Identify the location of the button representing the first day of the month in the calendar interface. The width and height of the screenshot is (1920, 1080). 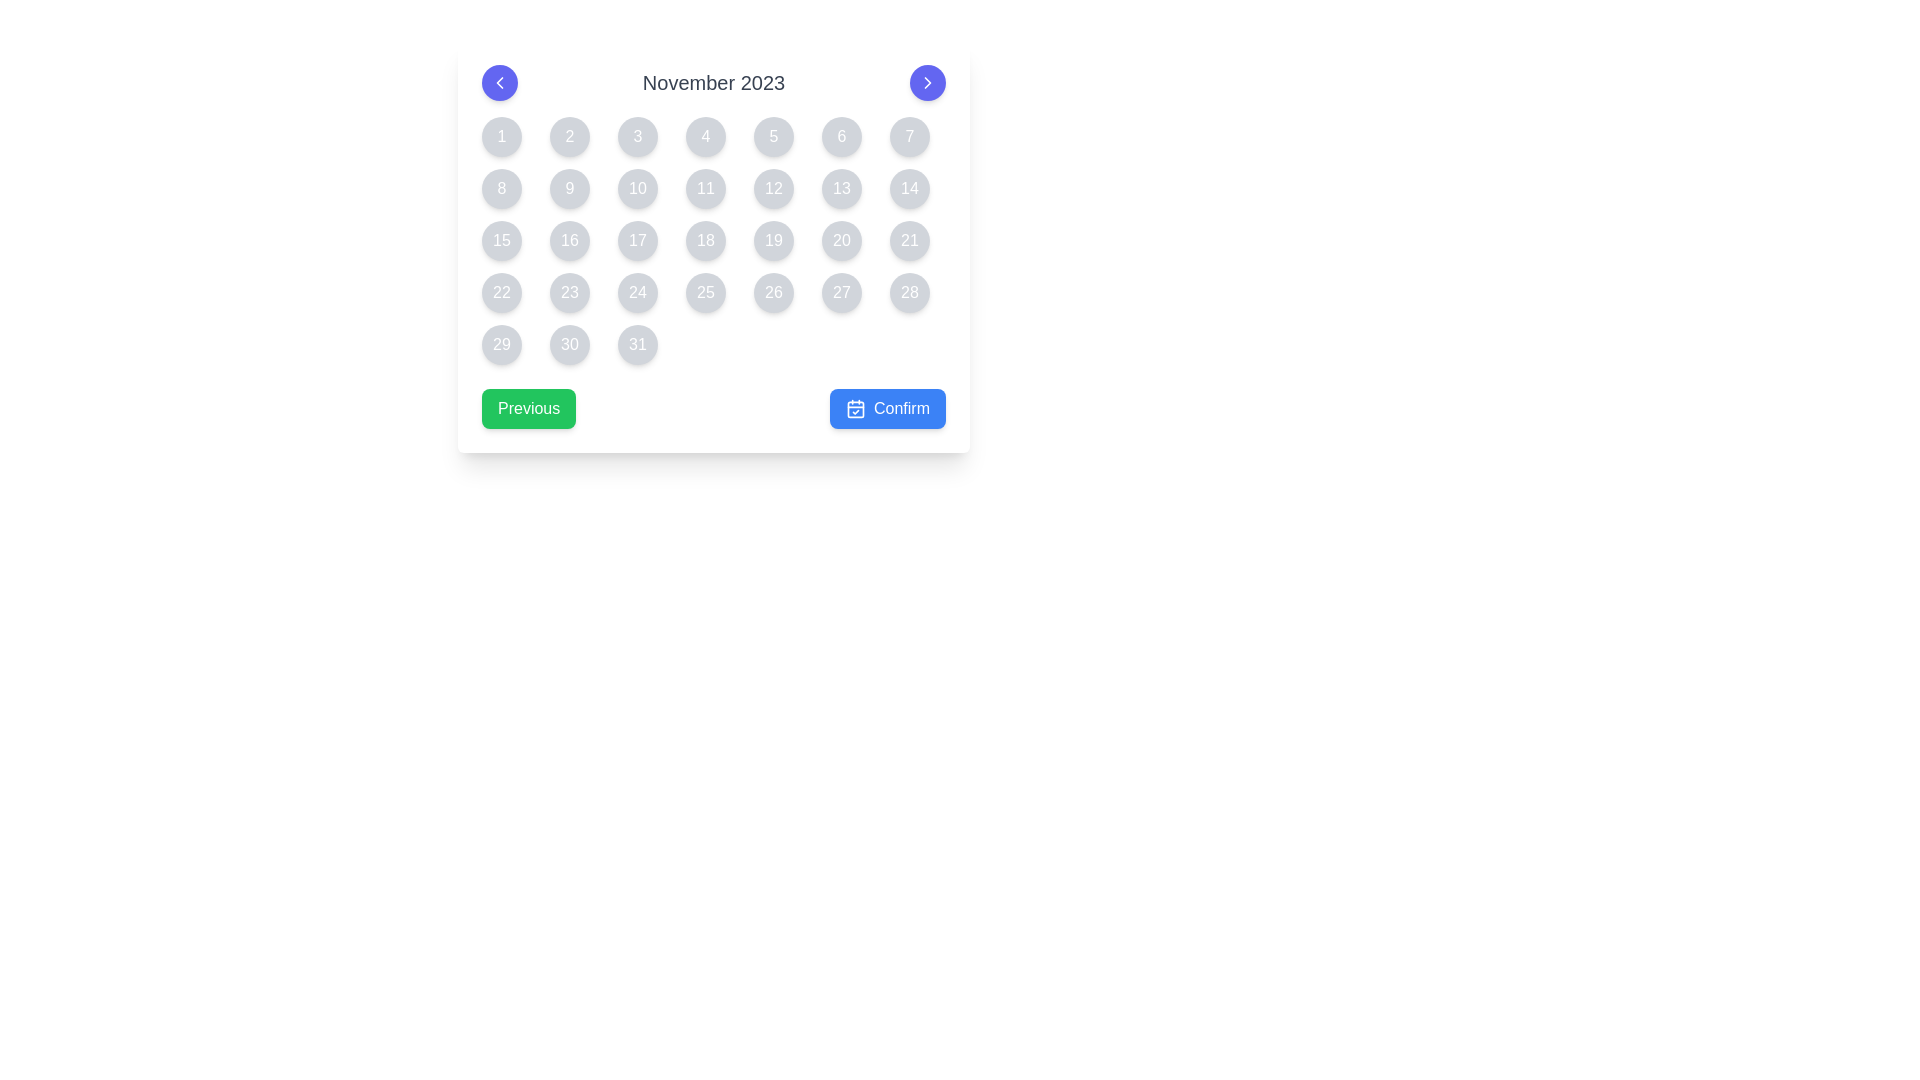
(502, 136).